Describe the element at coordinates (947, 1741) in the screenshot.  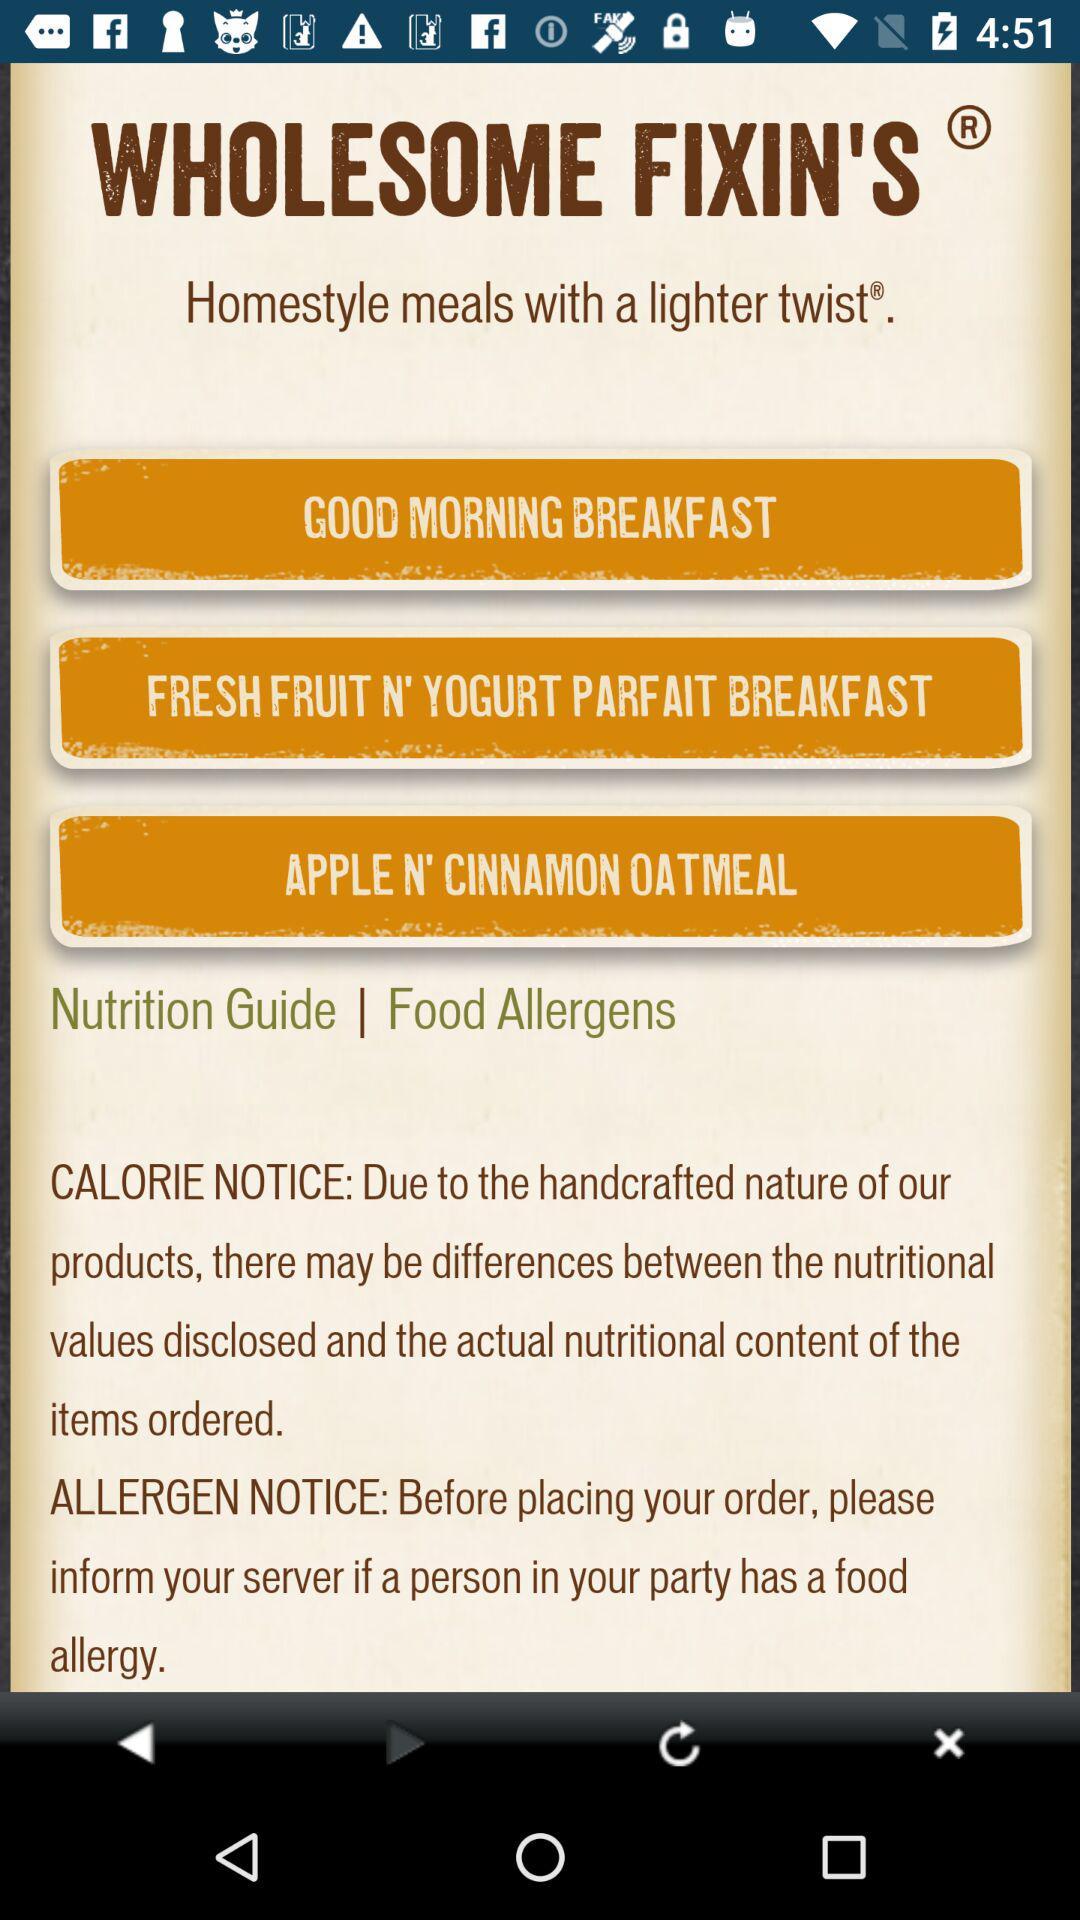
I see `tab` at that location.